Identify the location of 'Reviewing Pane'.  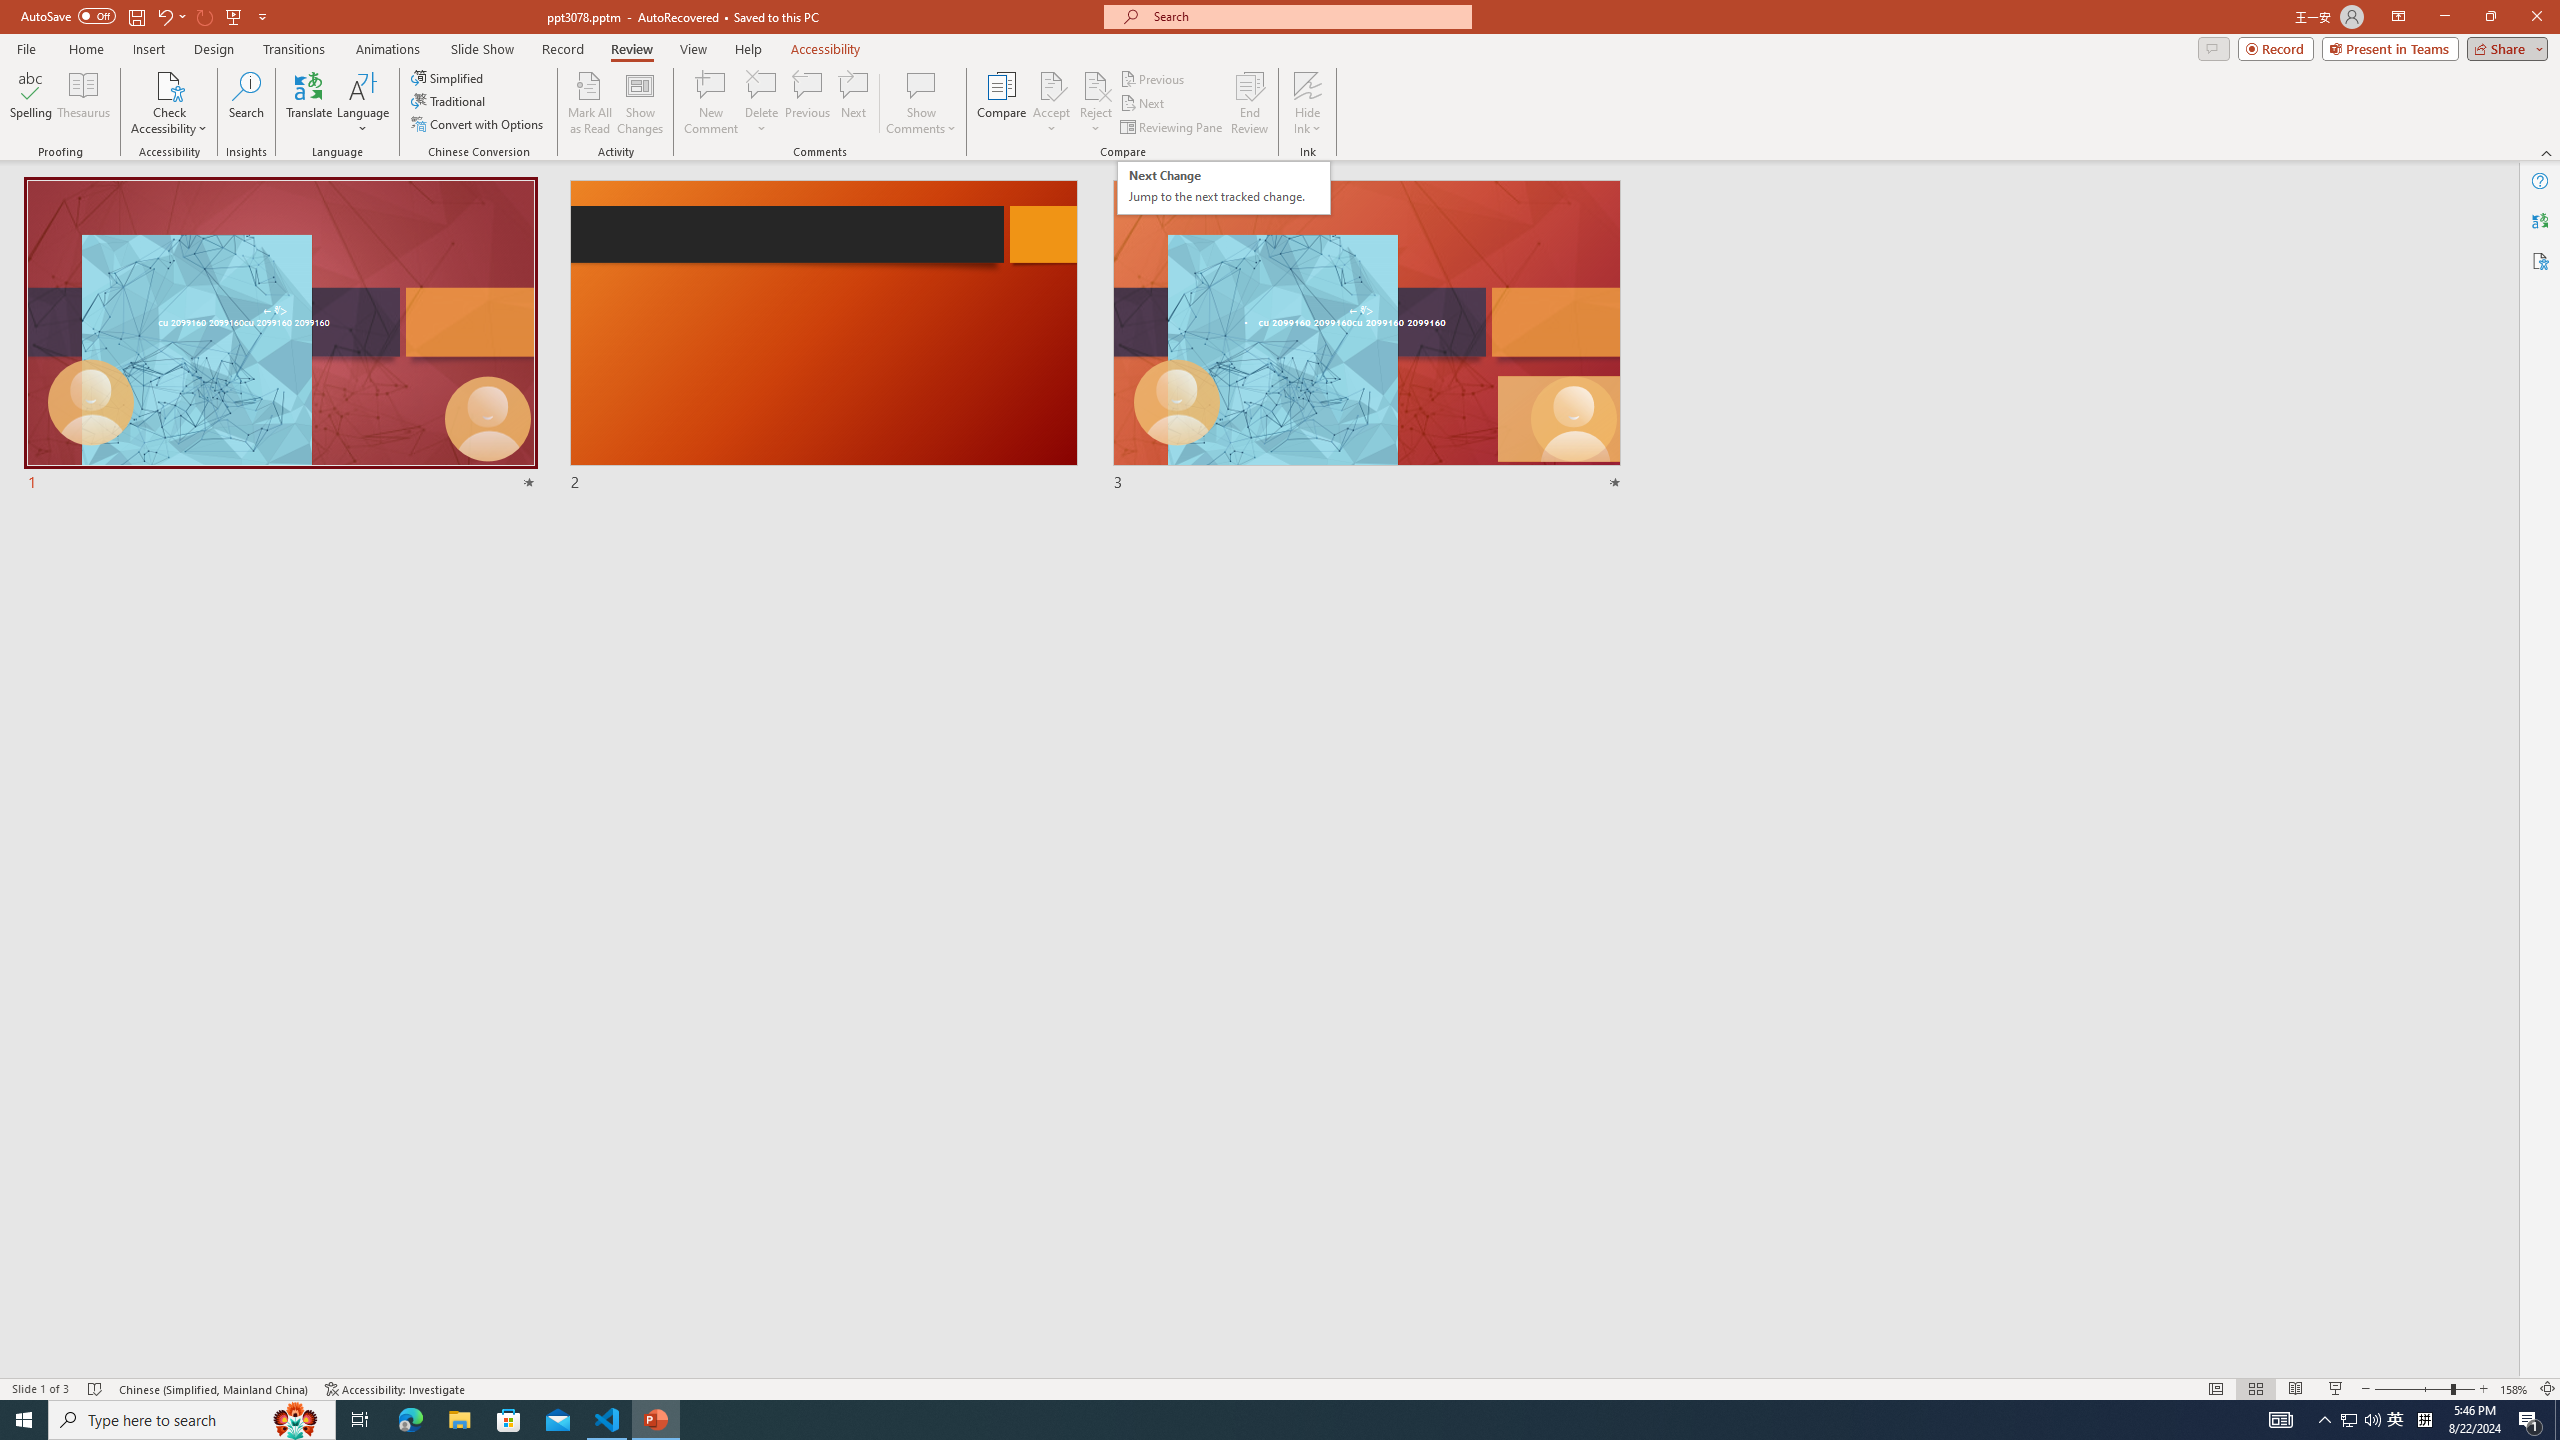
(1171, 127).